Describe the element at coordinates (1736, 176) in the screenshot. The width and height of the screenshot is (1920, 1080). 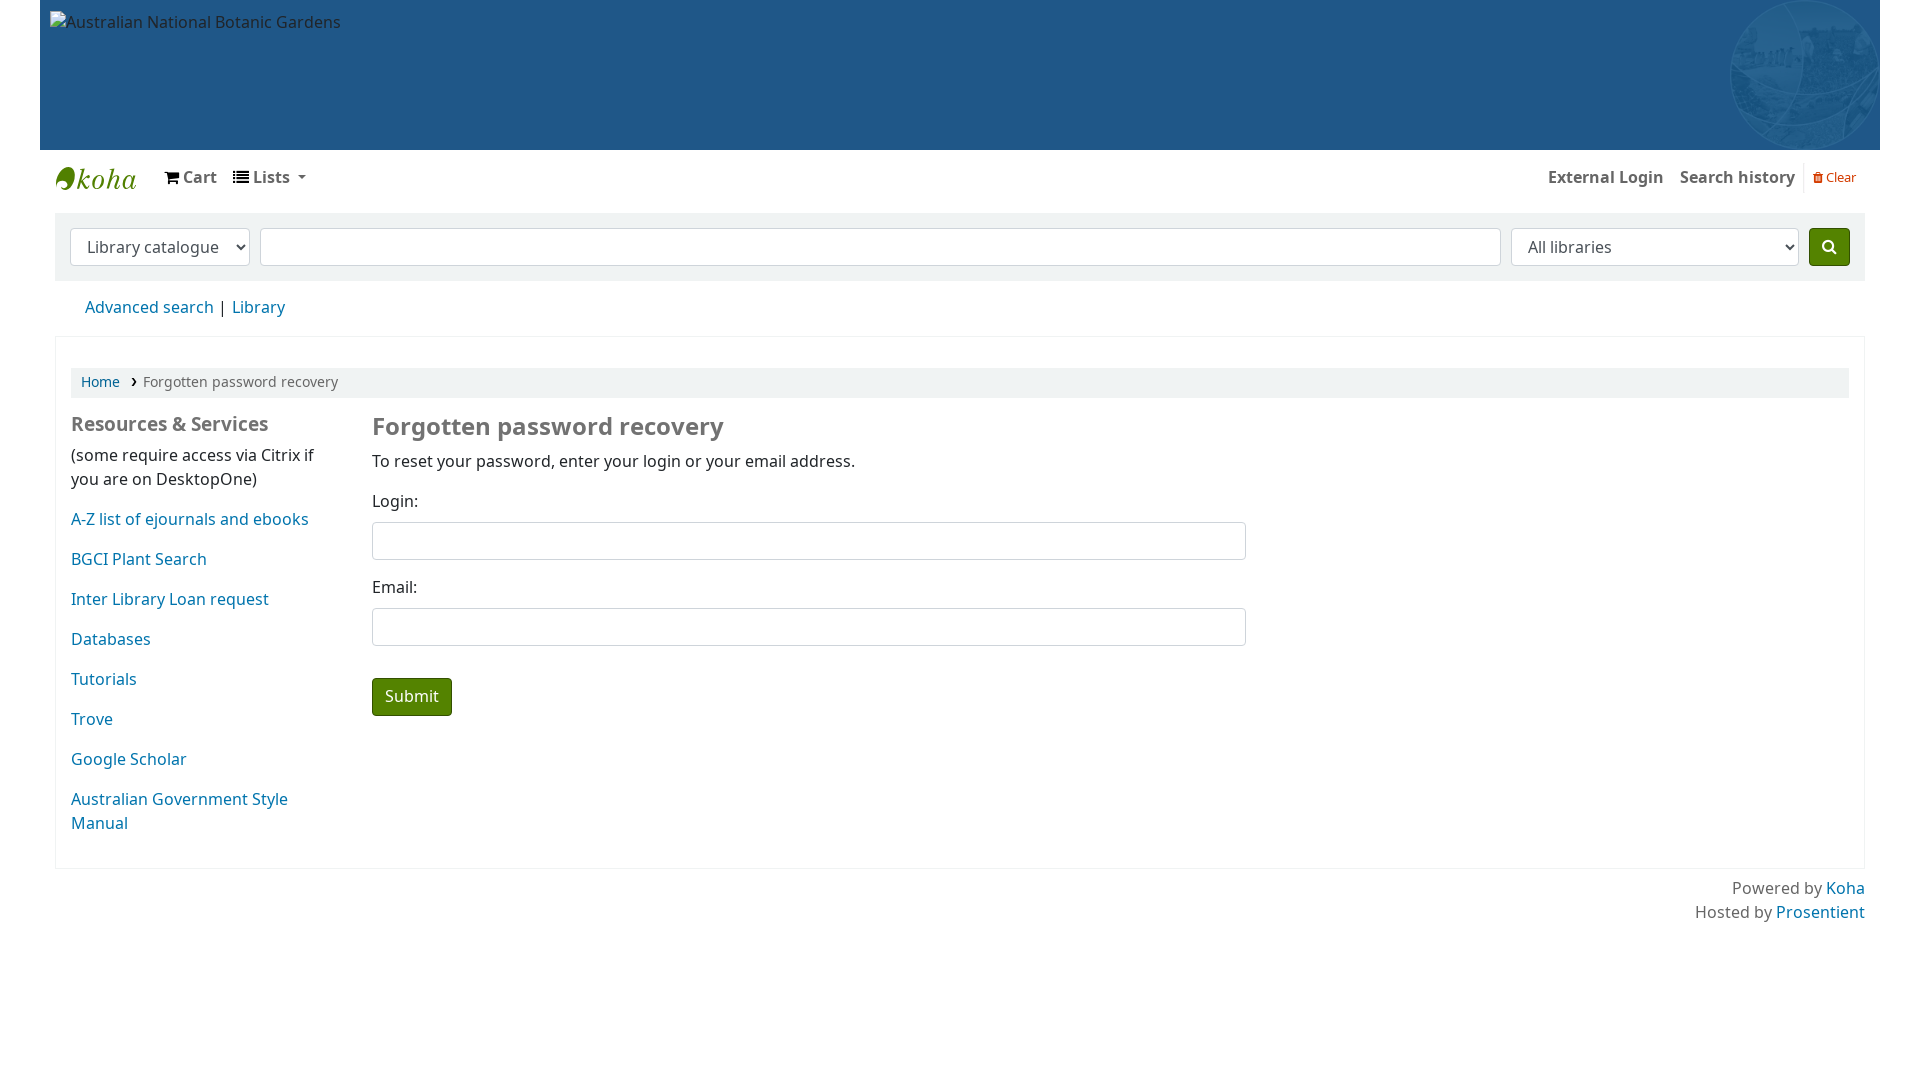
I see `'Search history'` at that location.